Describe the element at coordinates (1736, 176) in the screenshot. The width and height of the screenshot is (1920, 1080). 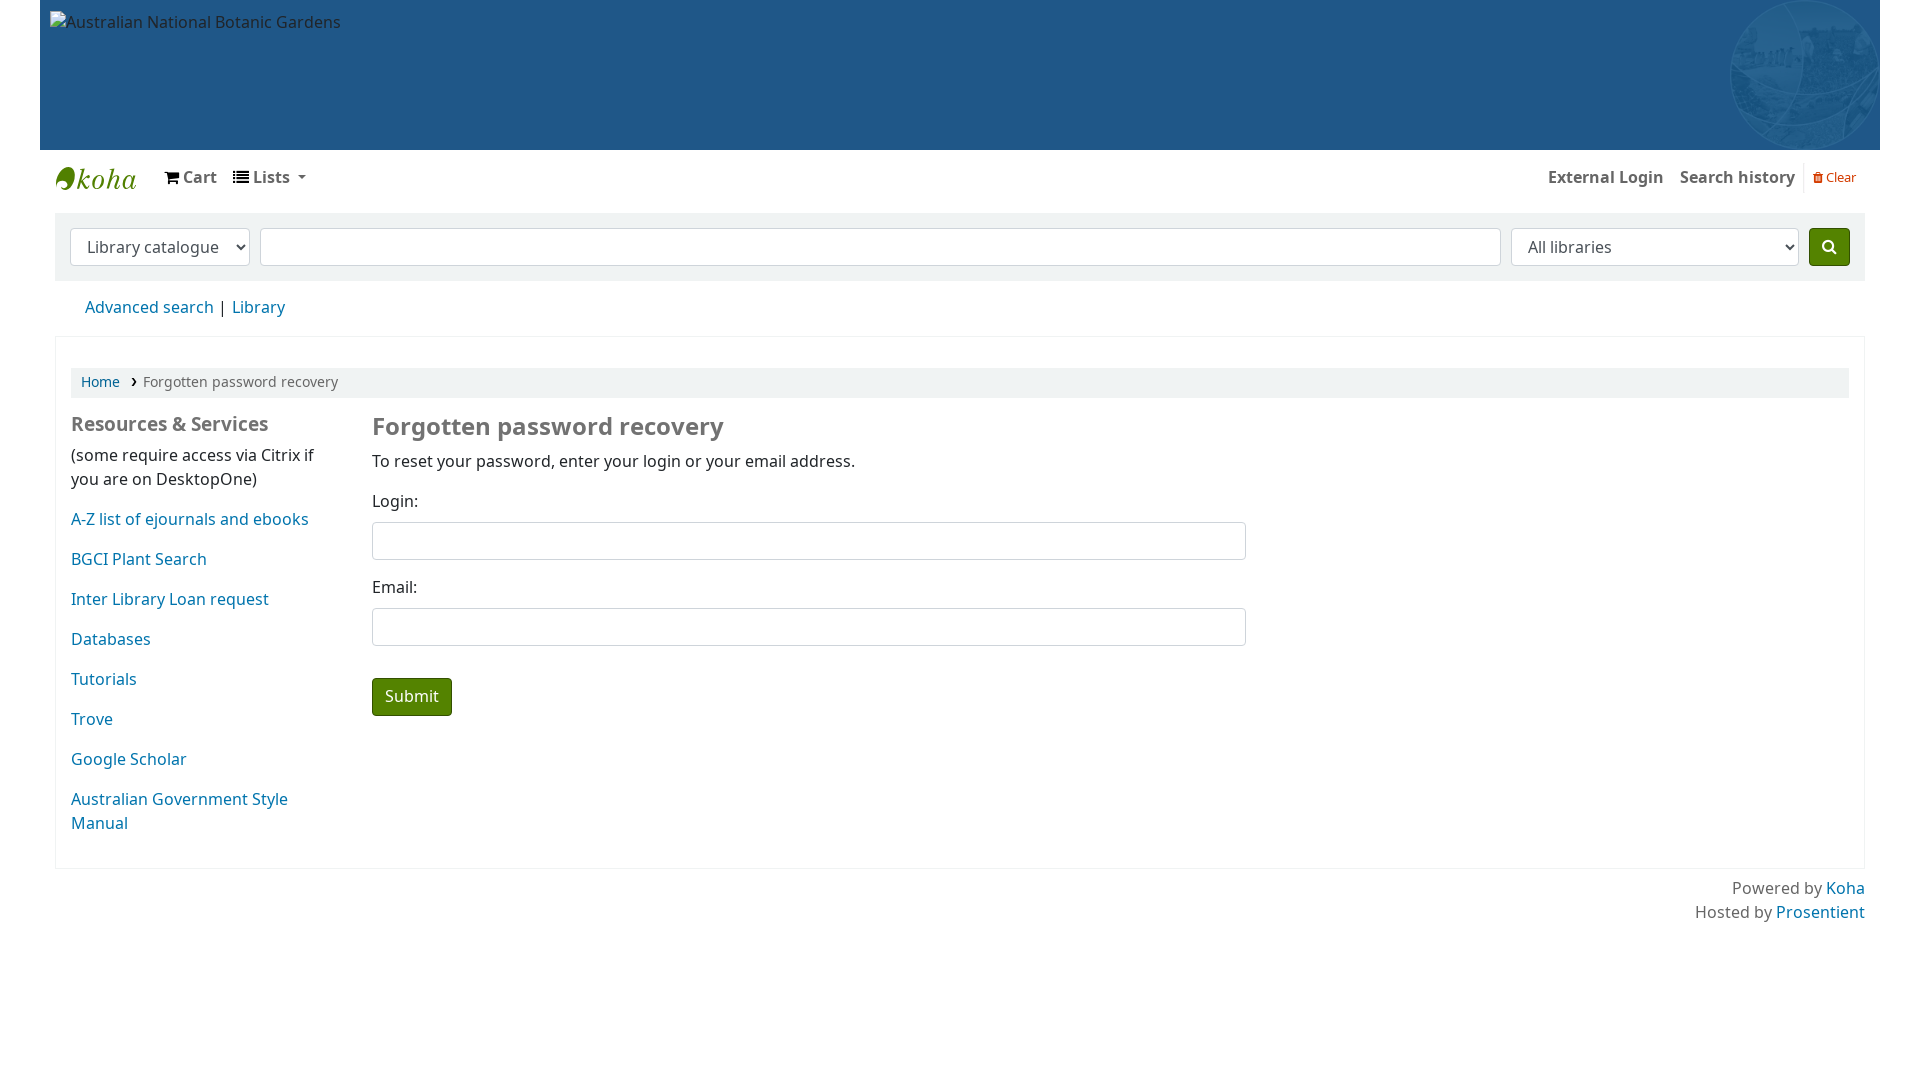
I see `'Search history'` at that location.